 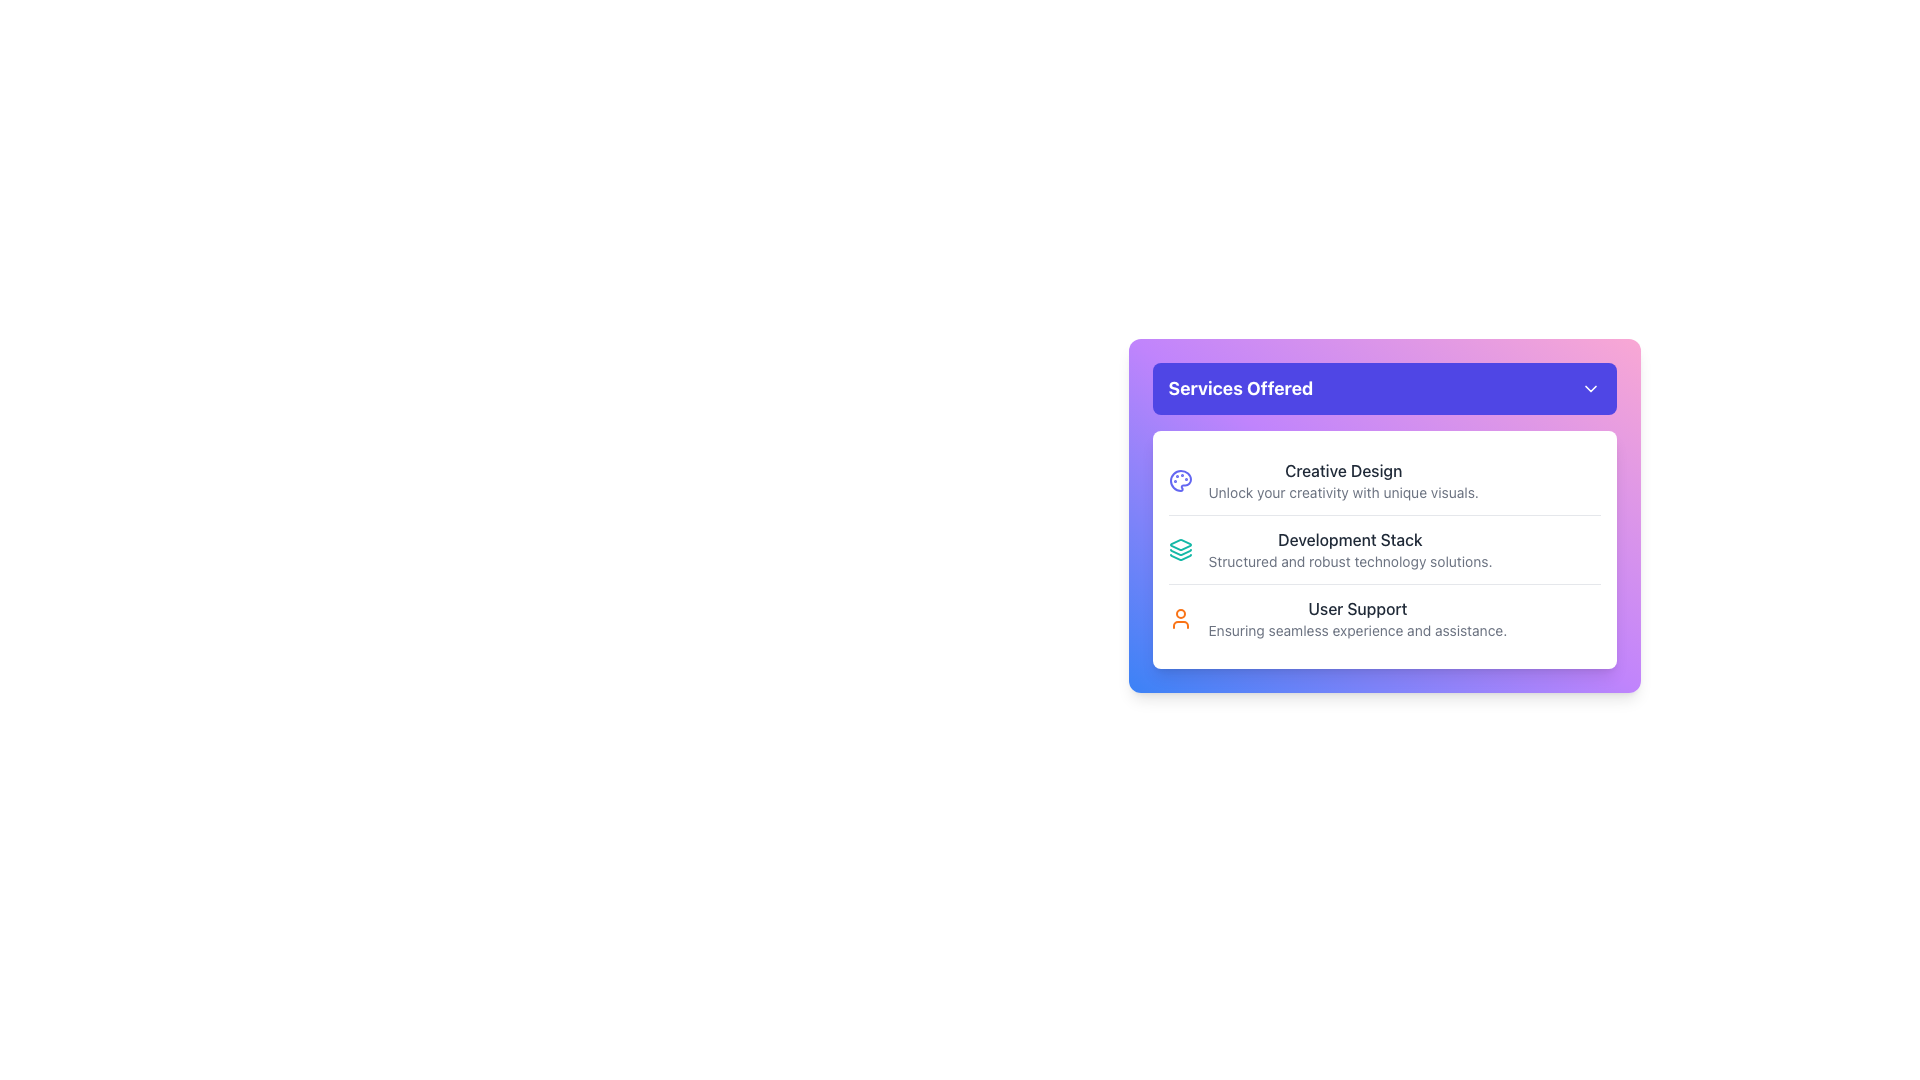 What do you see at coordinates (1383, 549) in the screenshot?
I see `the 'Development Stack' text block with supporting icon to visualize further information` at bounding box center [1383, 549].